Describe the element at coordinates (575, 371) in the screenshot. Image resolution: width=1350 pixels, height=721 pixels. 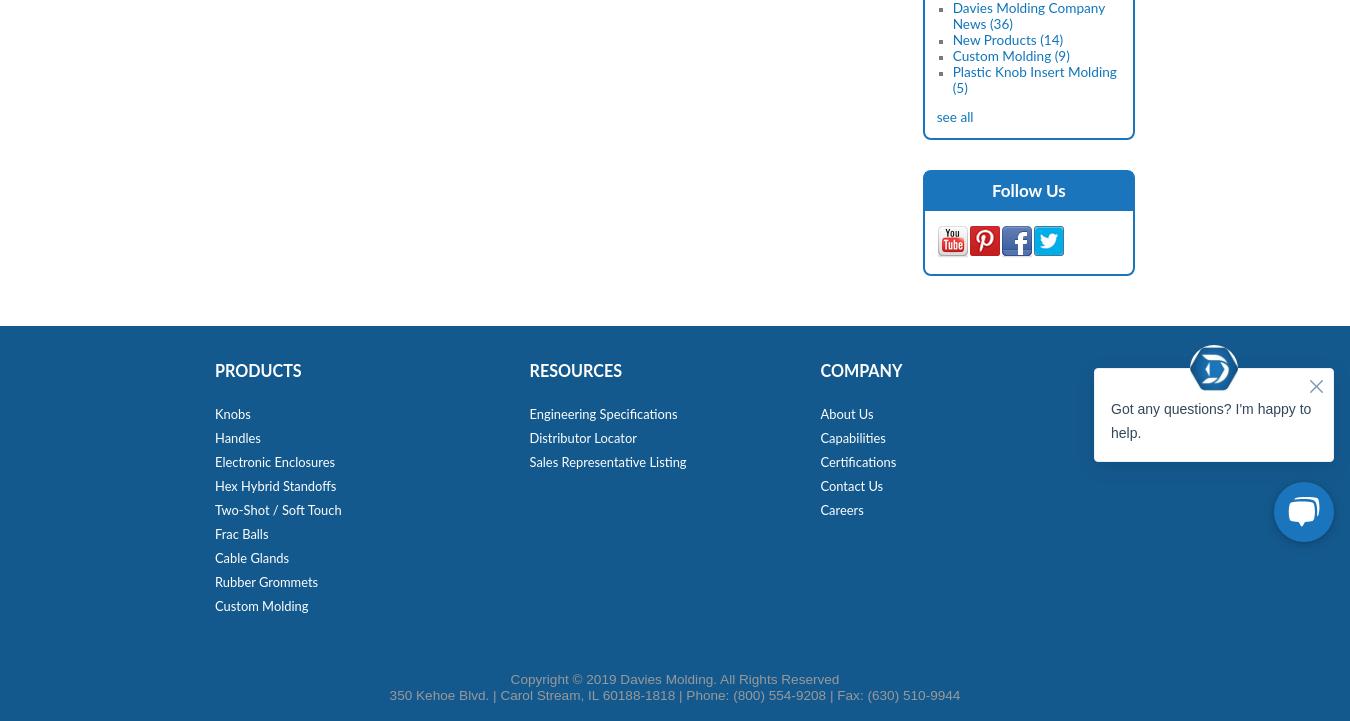
I see `'Resources'` at that location.